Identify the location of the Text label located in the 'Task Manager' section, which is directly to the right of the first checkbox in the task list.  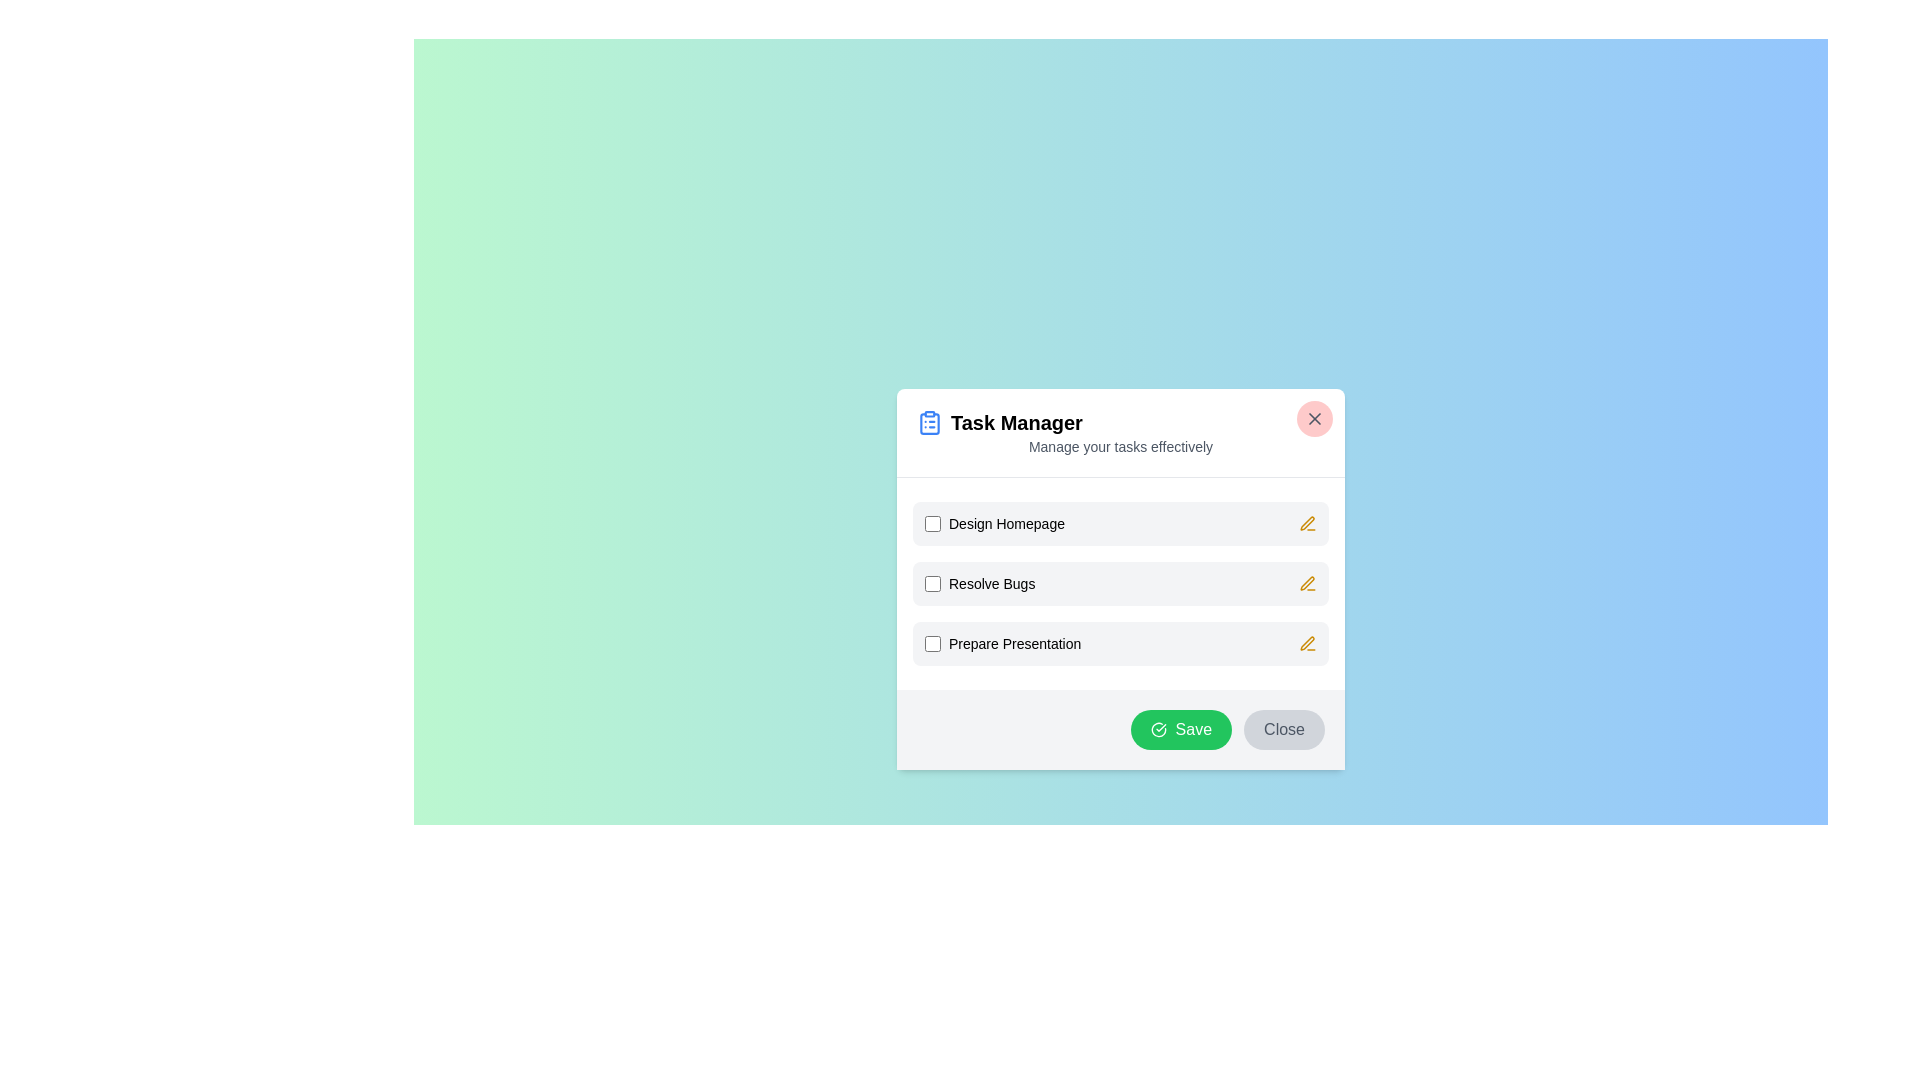
(1007, 522).